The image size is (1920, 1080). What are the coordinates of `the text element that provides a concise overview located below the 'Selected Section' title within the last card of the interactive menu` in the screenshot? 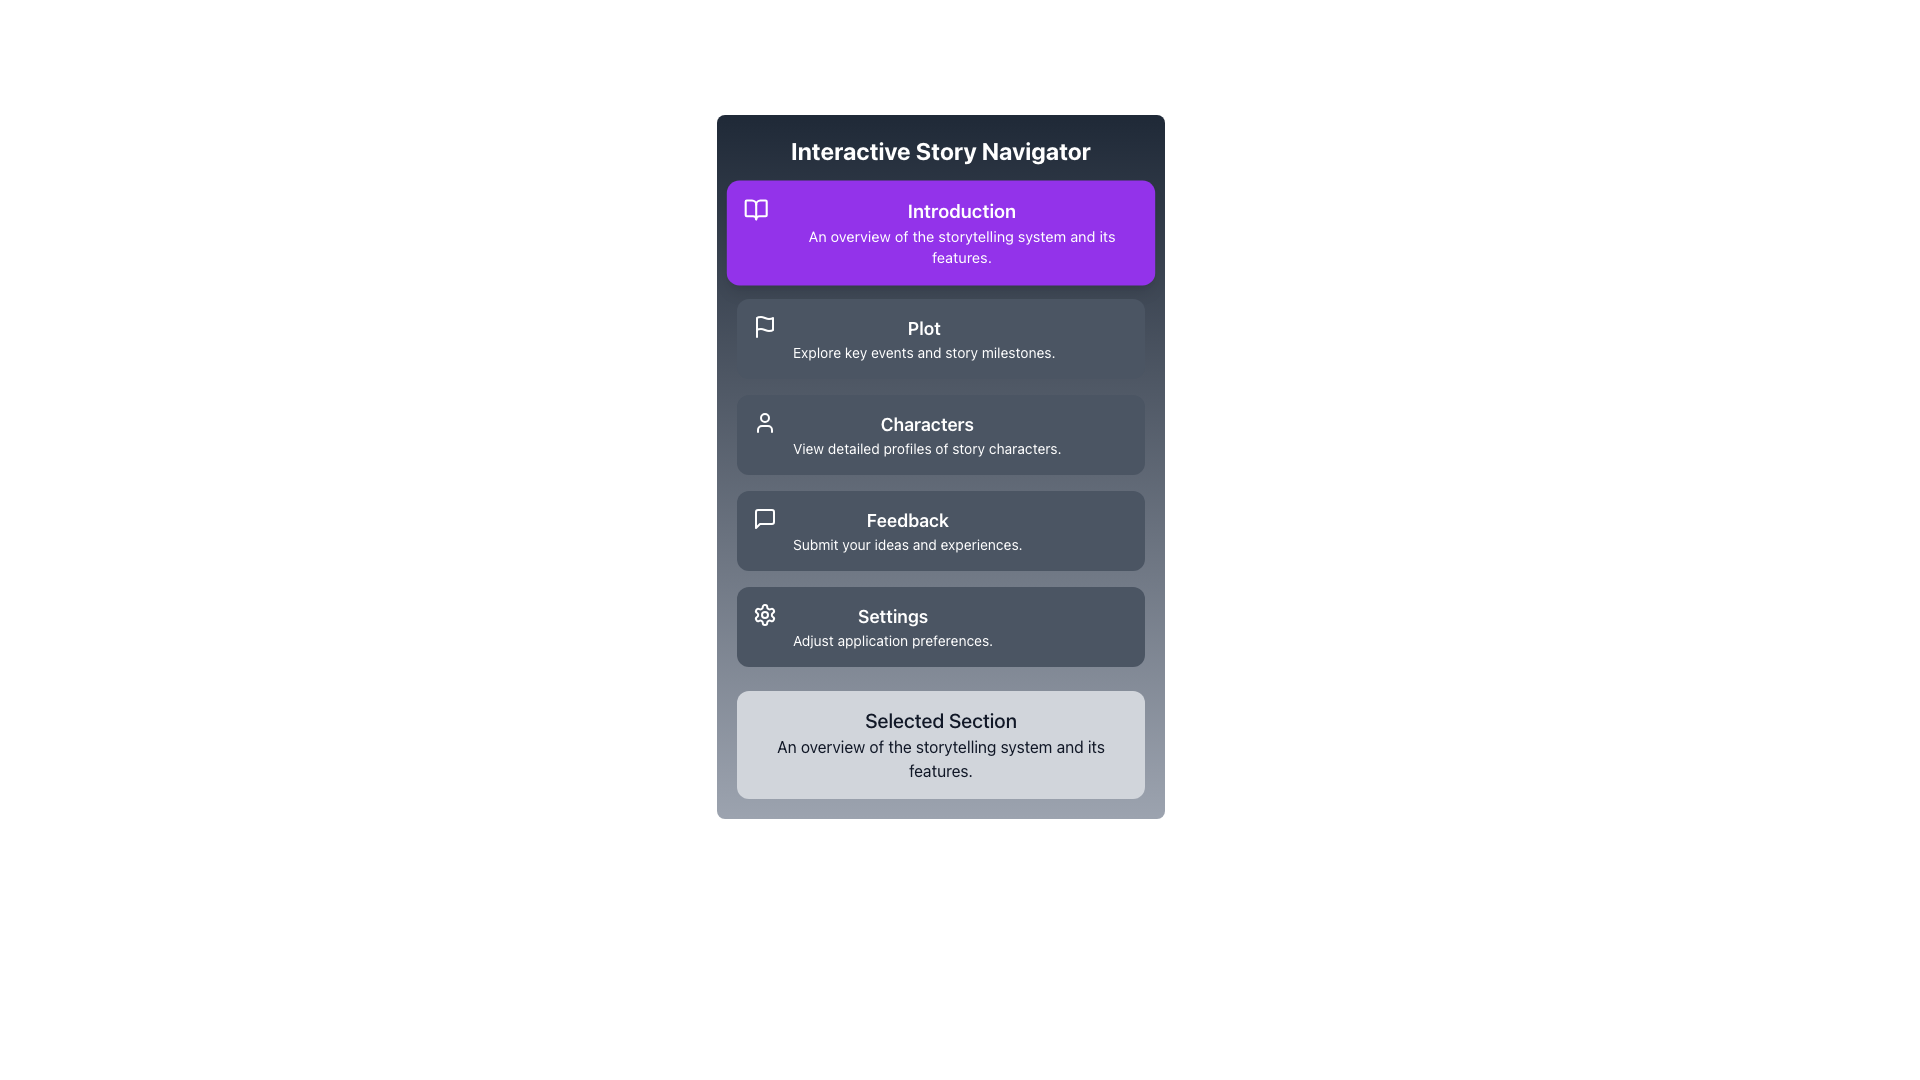 It's located at (939, 759).